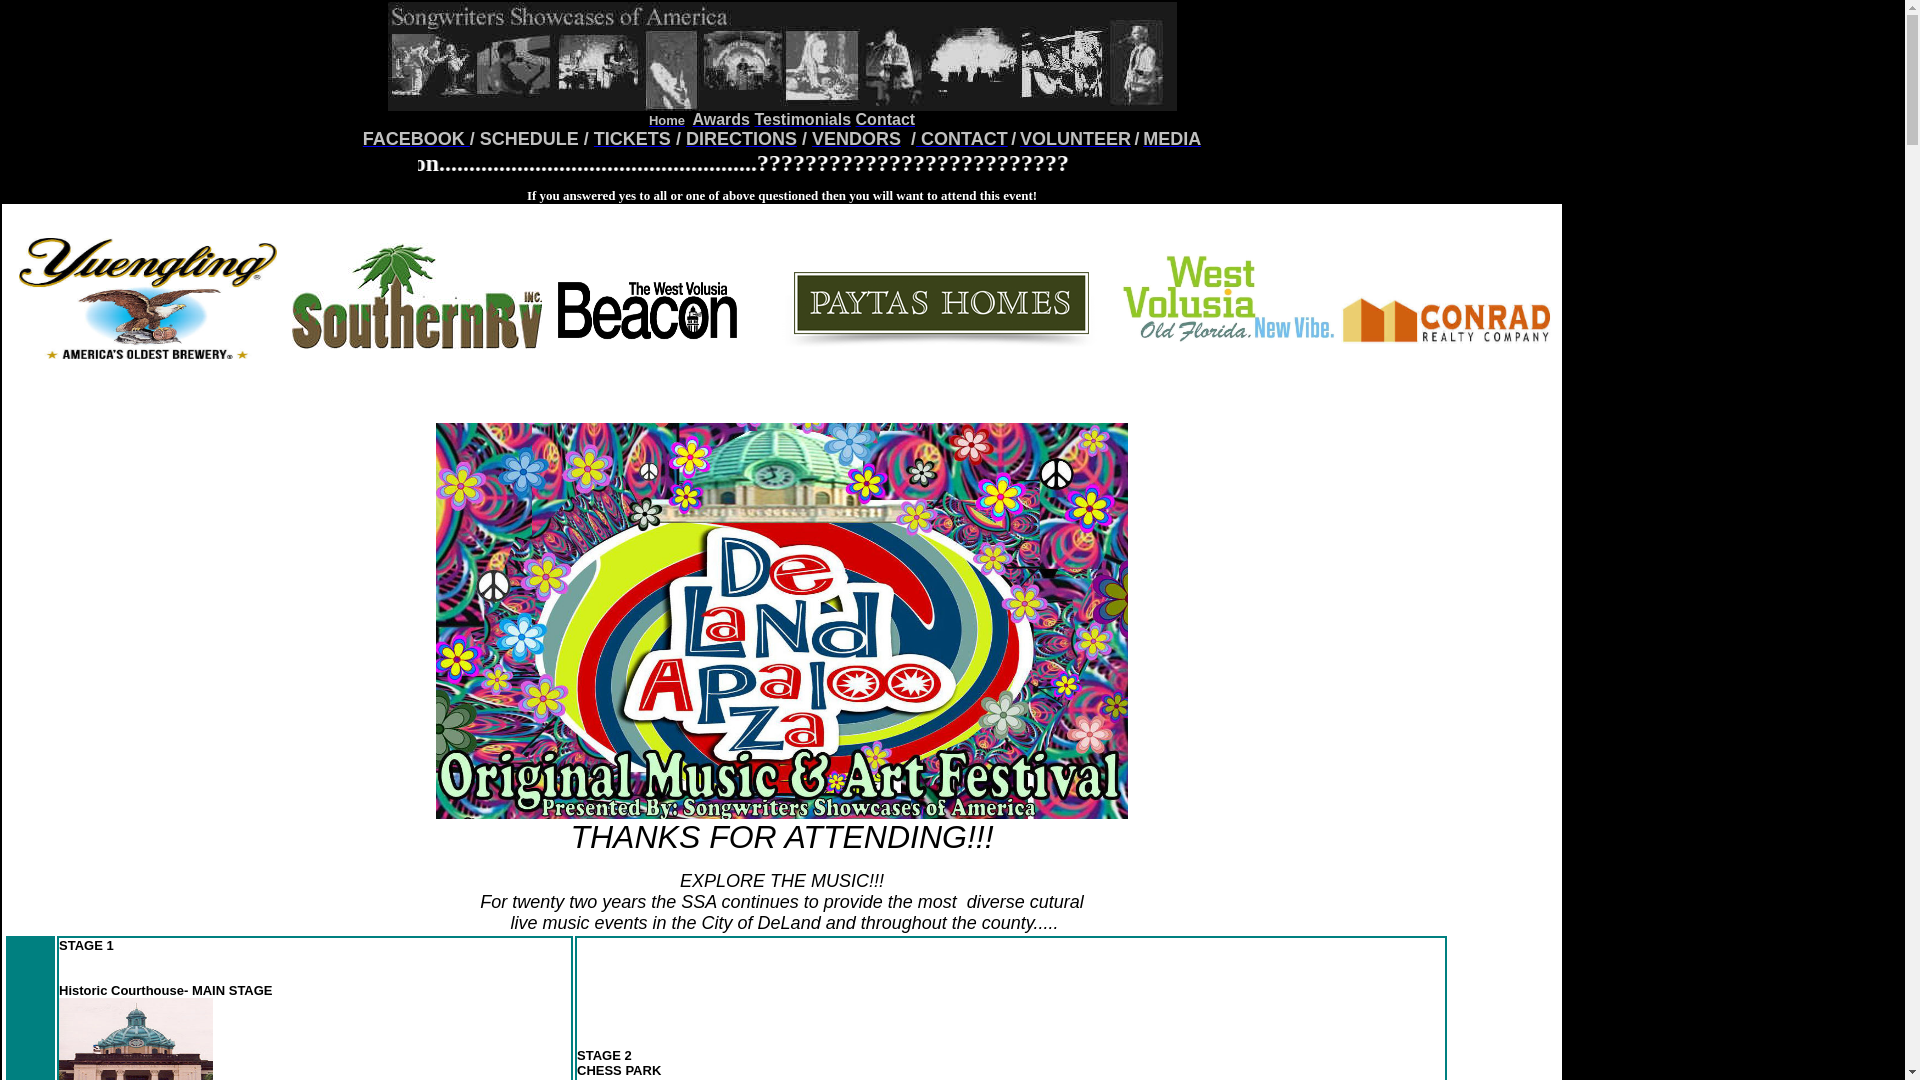 This screenshot has width=1920, height=1080. I want to click on 'CONTACT', so click(920, 139).